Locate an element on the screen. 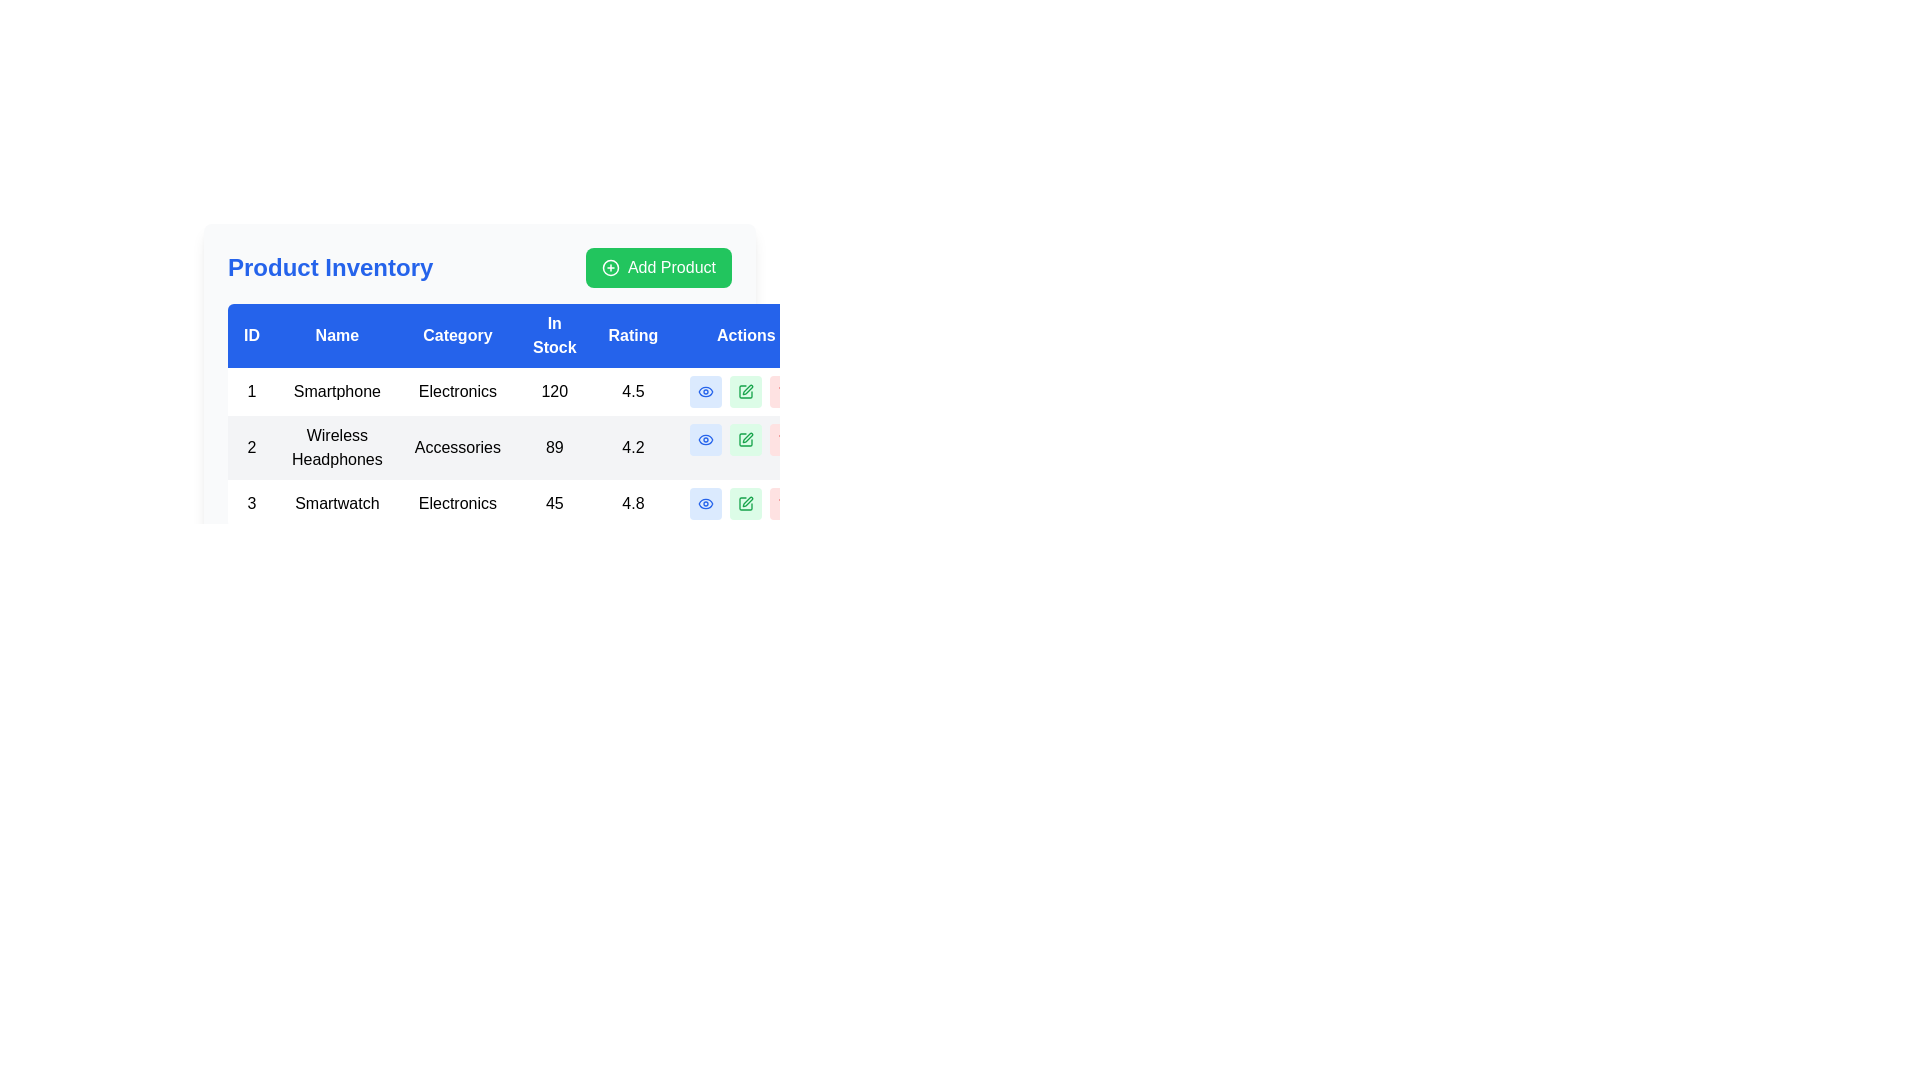 This screenshot has width=1920, height=1080. the table cell displaying the stock quantity for 'Wireless Headphones' in the 'In Stock' column by is located at coordinates (554, 446).